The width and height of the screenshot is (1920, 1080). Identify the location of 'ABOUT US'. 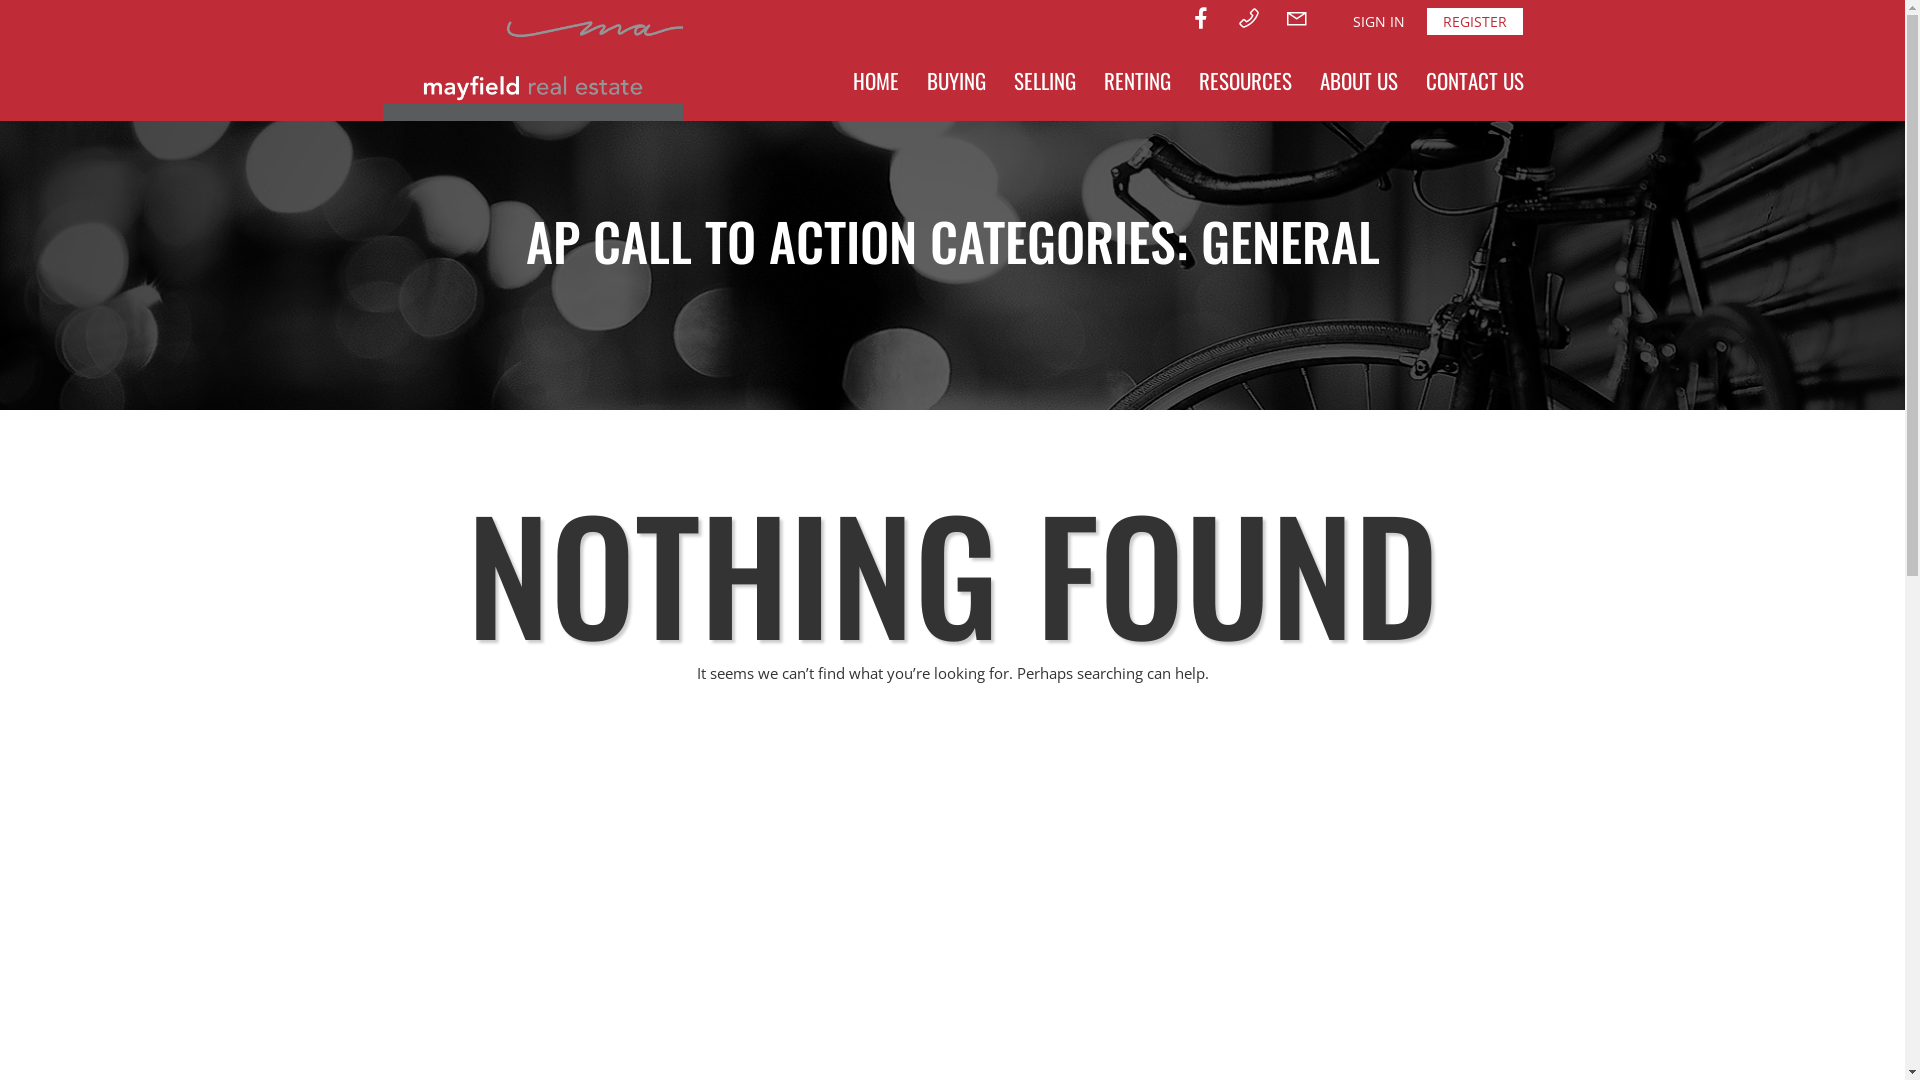
(1358, 80).